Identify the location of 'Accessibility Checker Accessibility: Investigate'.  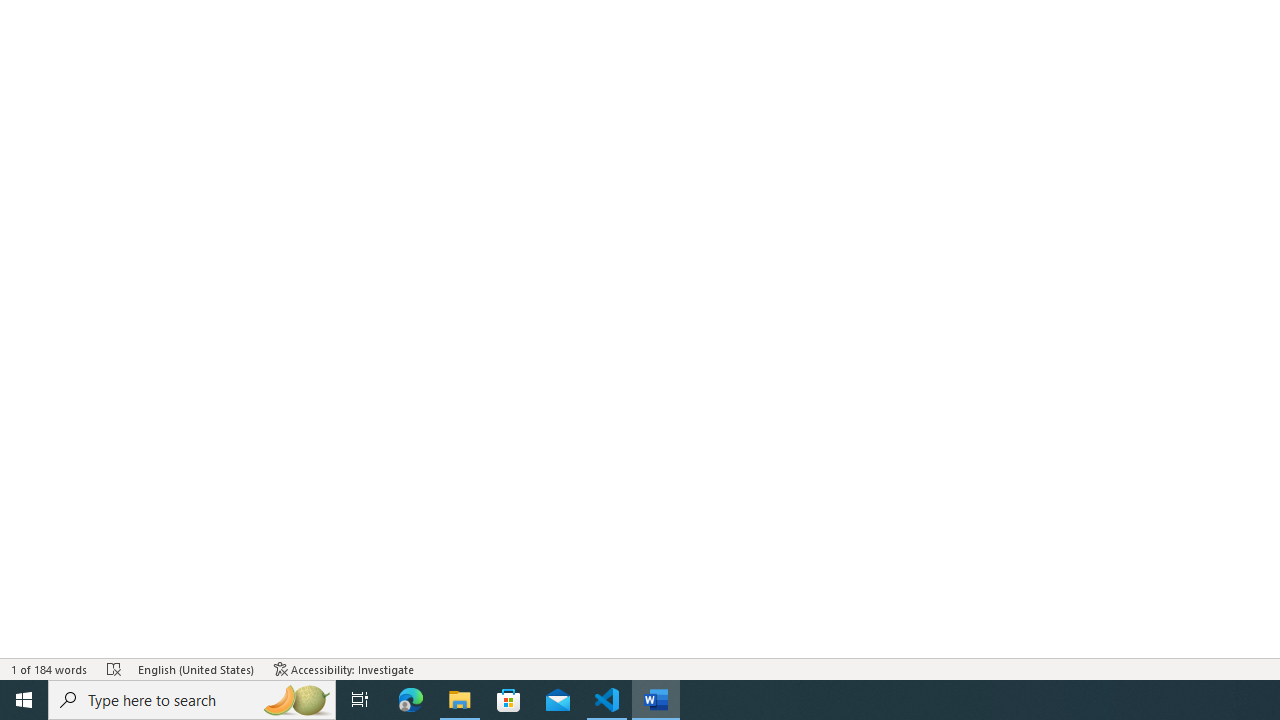
(344, 669).